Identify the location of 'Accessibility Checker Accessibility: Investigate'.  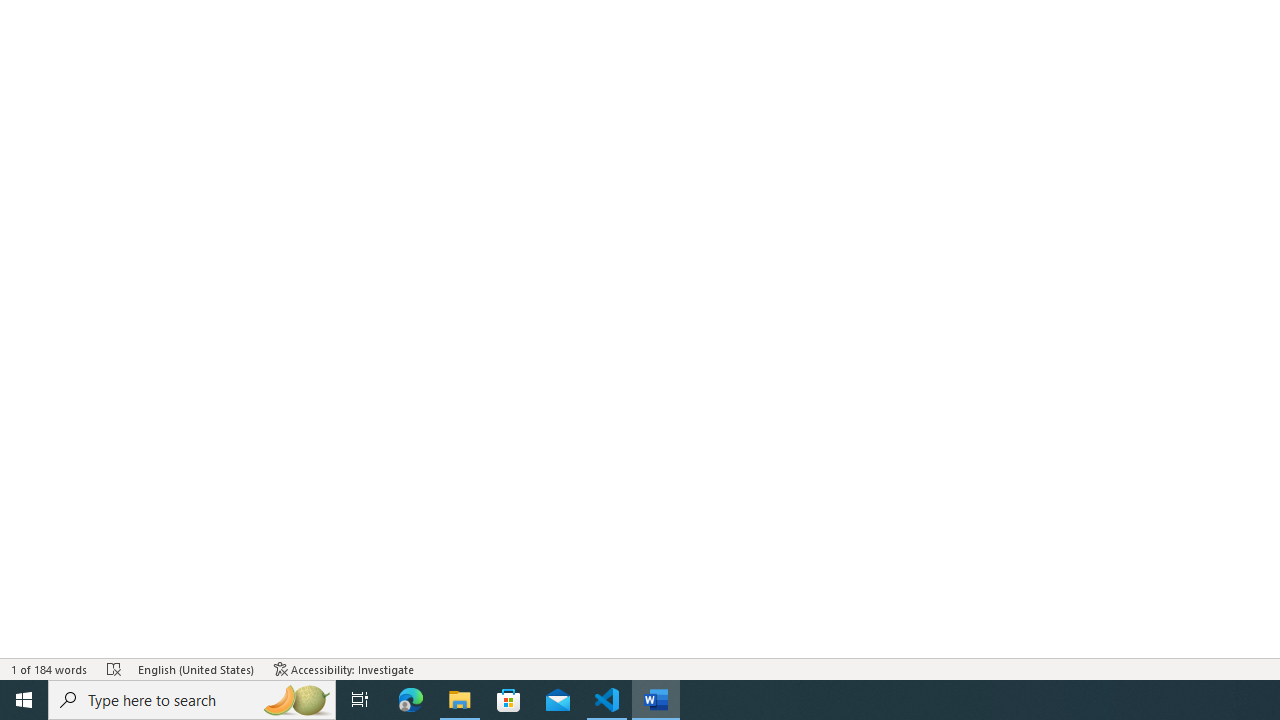
(344, 669).